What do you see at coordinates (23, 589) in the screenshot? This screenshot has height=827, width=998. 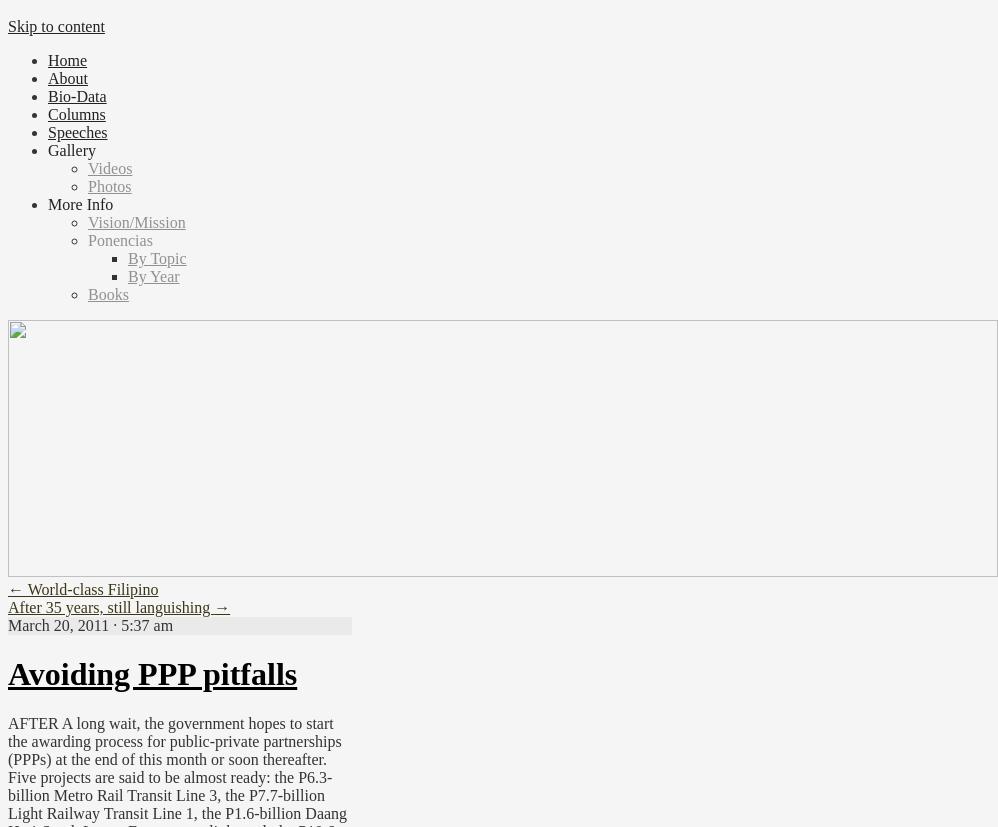 I see `'World-class Filipino'` at bounding box center [23, 589].